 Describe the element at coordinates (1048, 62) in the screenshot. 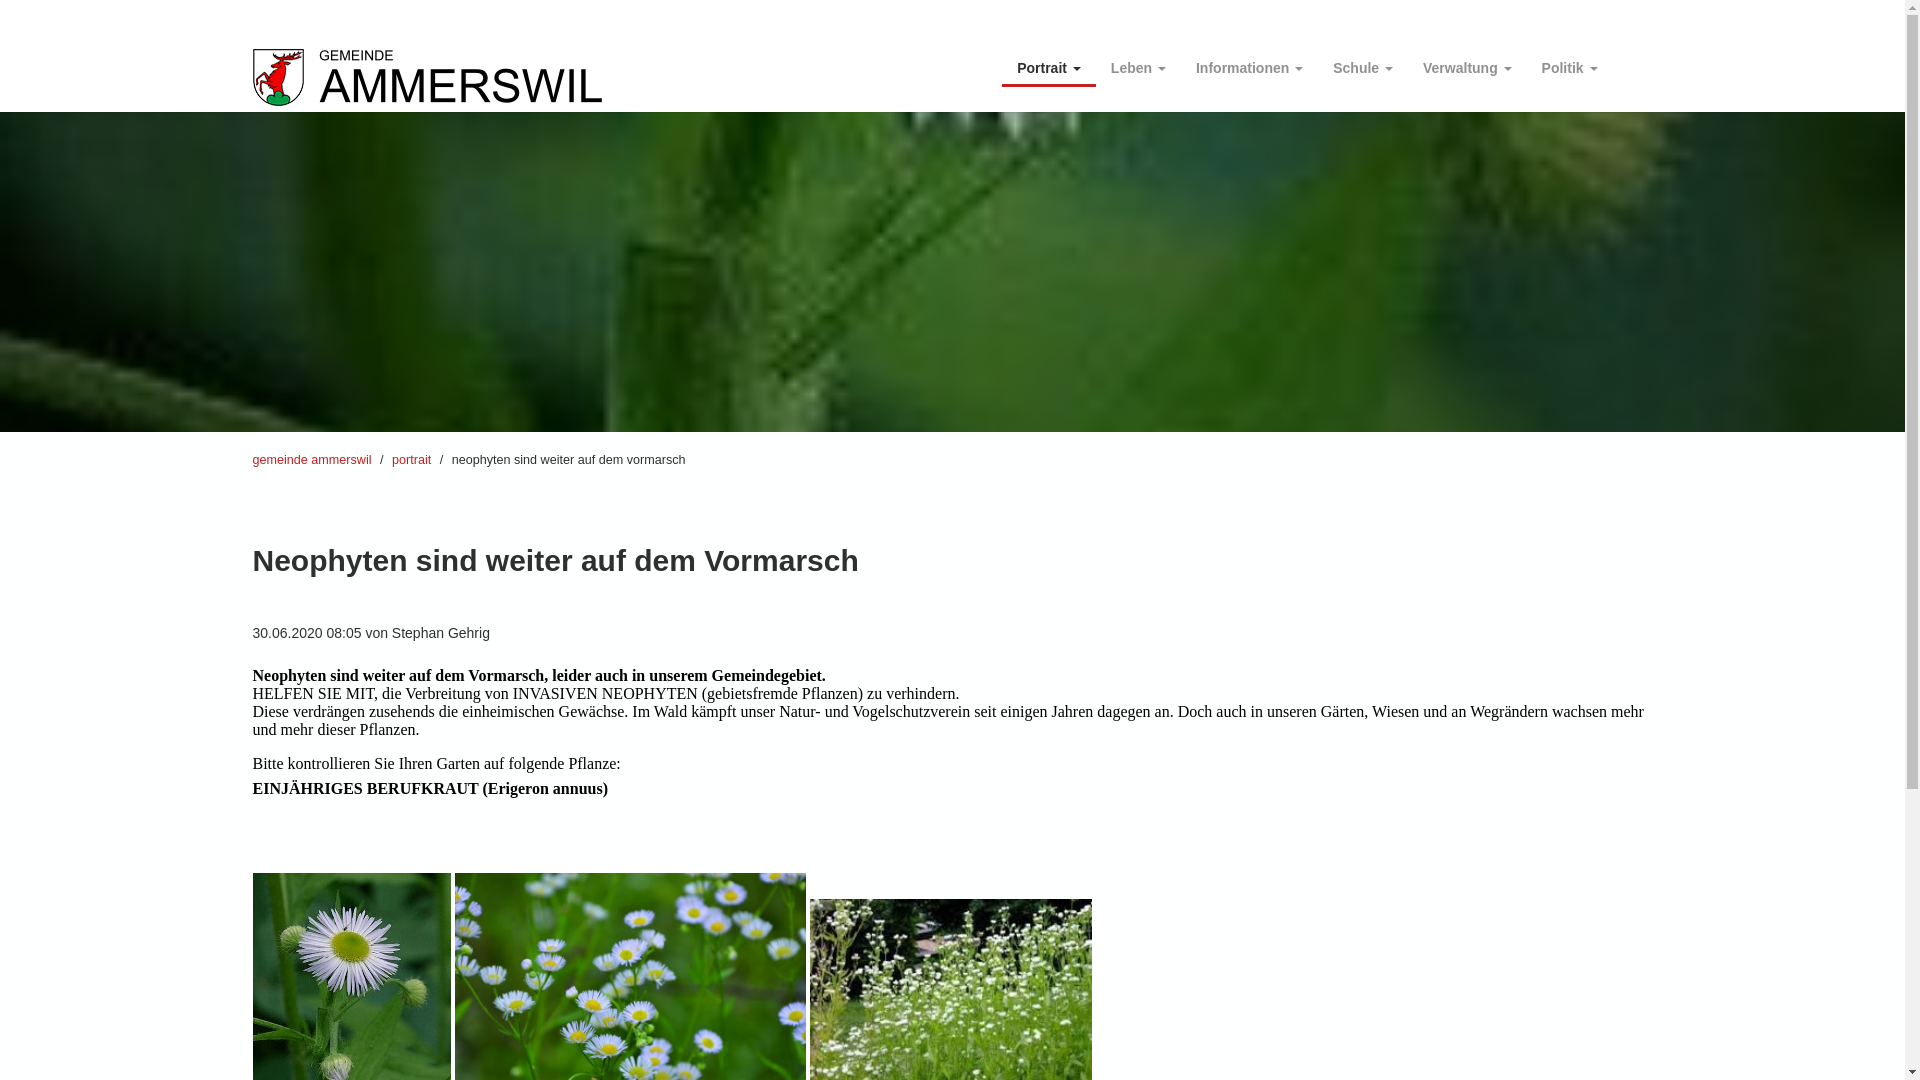

I see `'Portrait'` at that location.